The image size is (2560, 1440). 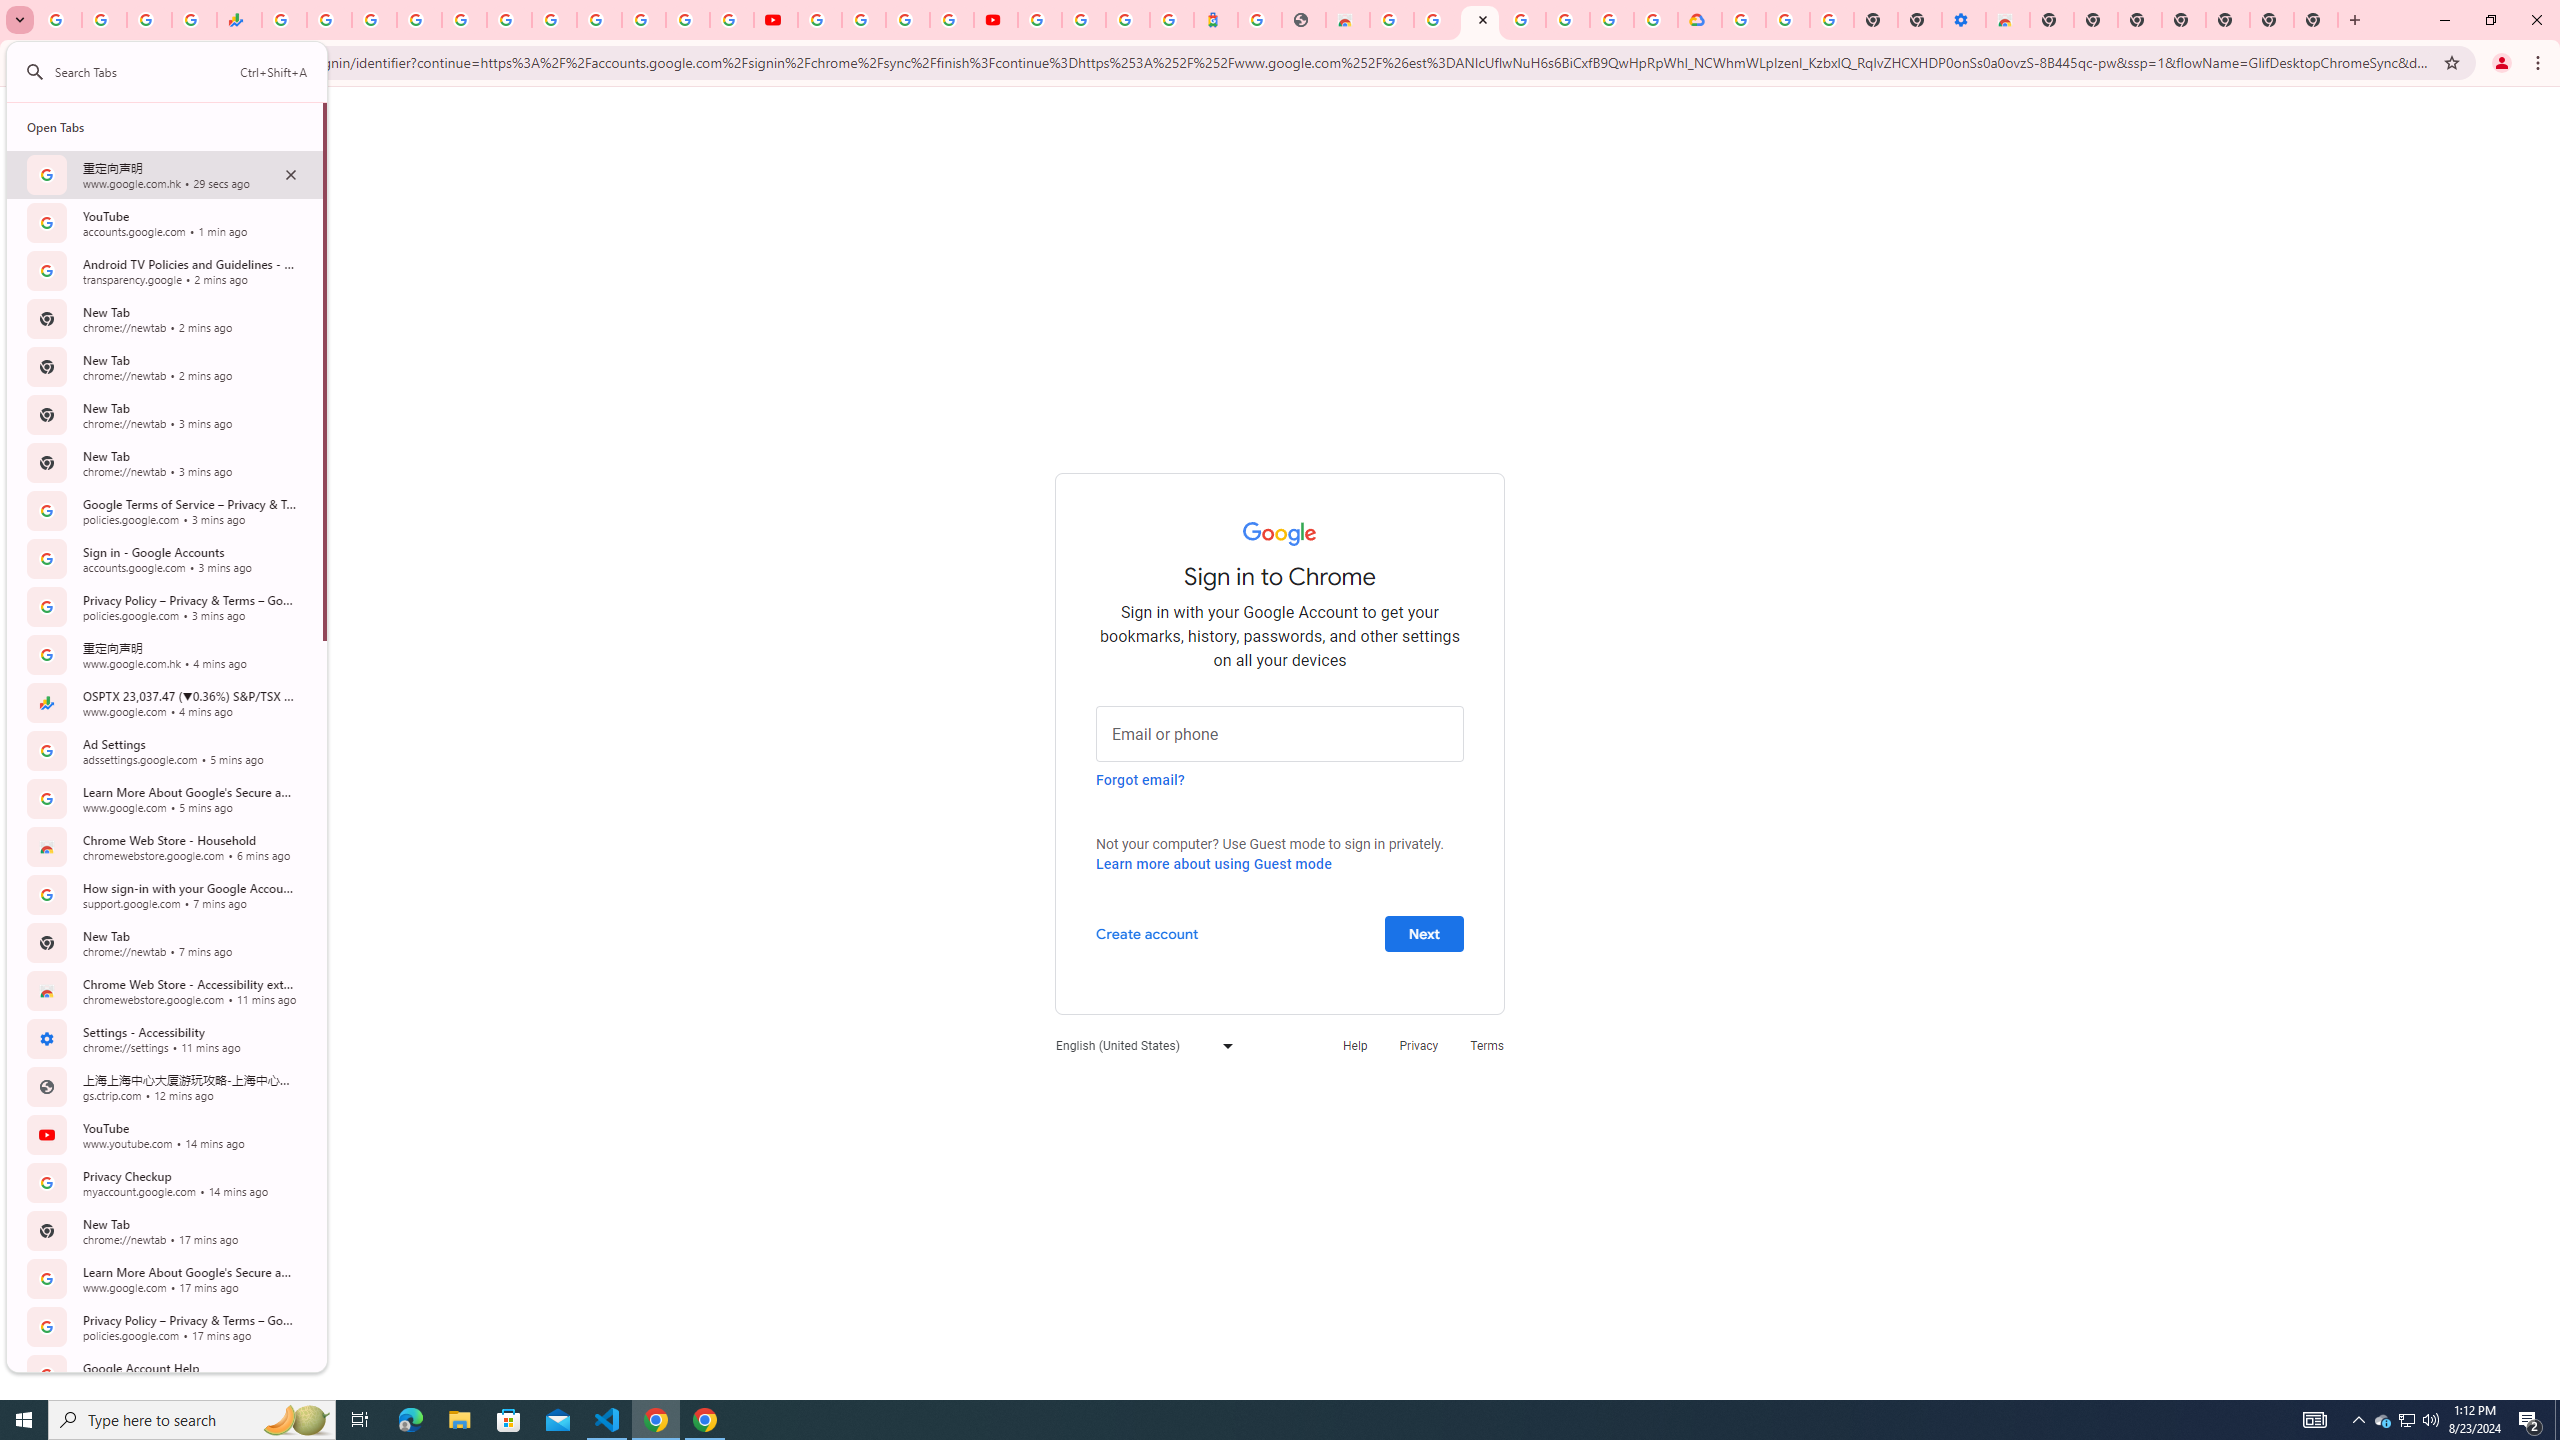 What do you see at coordinates (164, 1374) in the screenshot?
I see `'Google Account Help support.google.com 17 mins ago Open Tab'` at bounding box center [164, 1374].